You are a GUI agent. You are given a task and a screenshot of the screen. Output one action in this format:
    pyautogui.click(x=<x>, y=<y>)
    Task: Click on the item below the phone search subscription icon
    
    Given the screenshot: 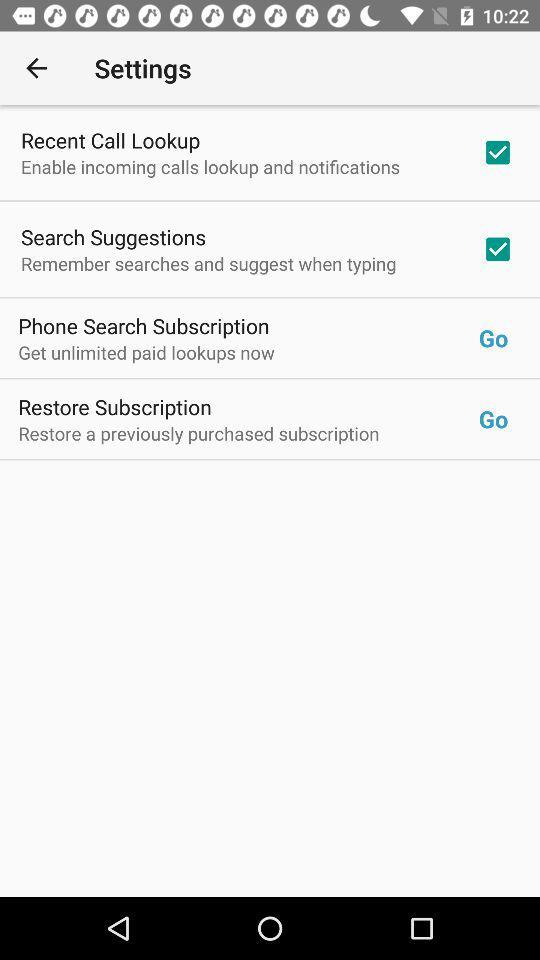 What is the action you would take?
    pyautogui.click(x=248, y=352)
    